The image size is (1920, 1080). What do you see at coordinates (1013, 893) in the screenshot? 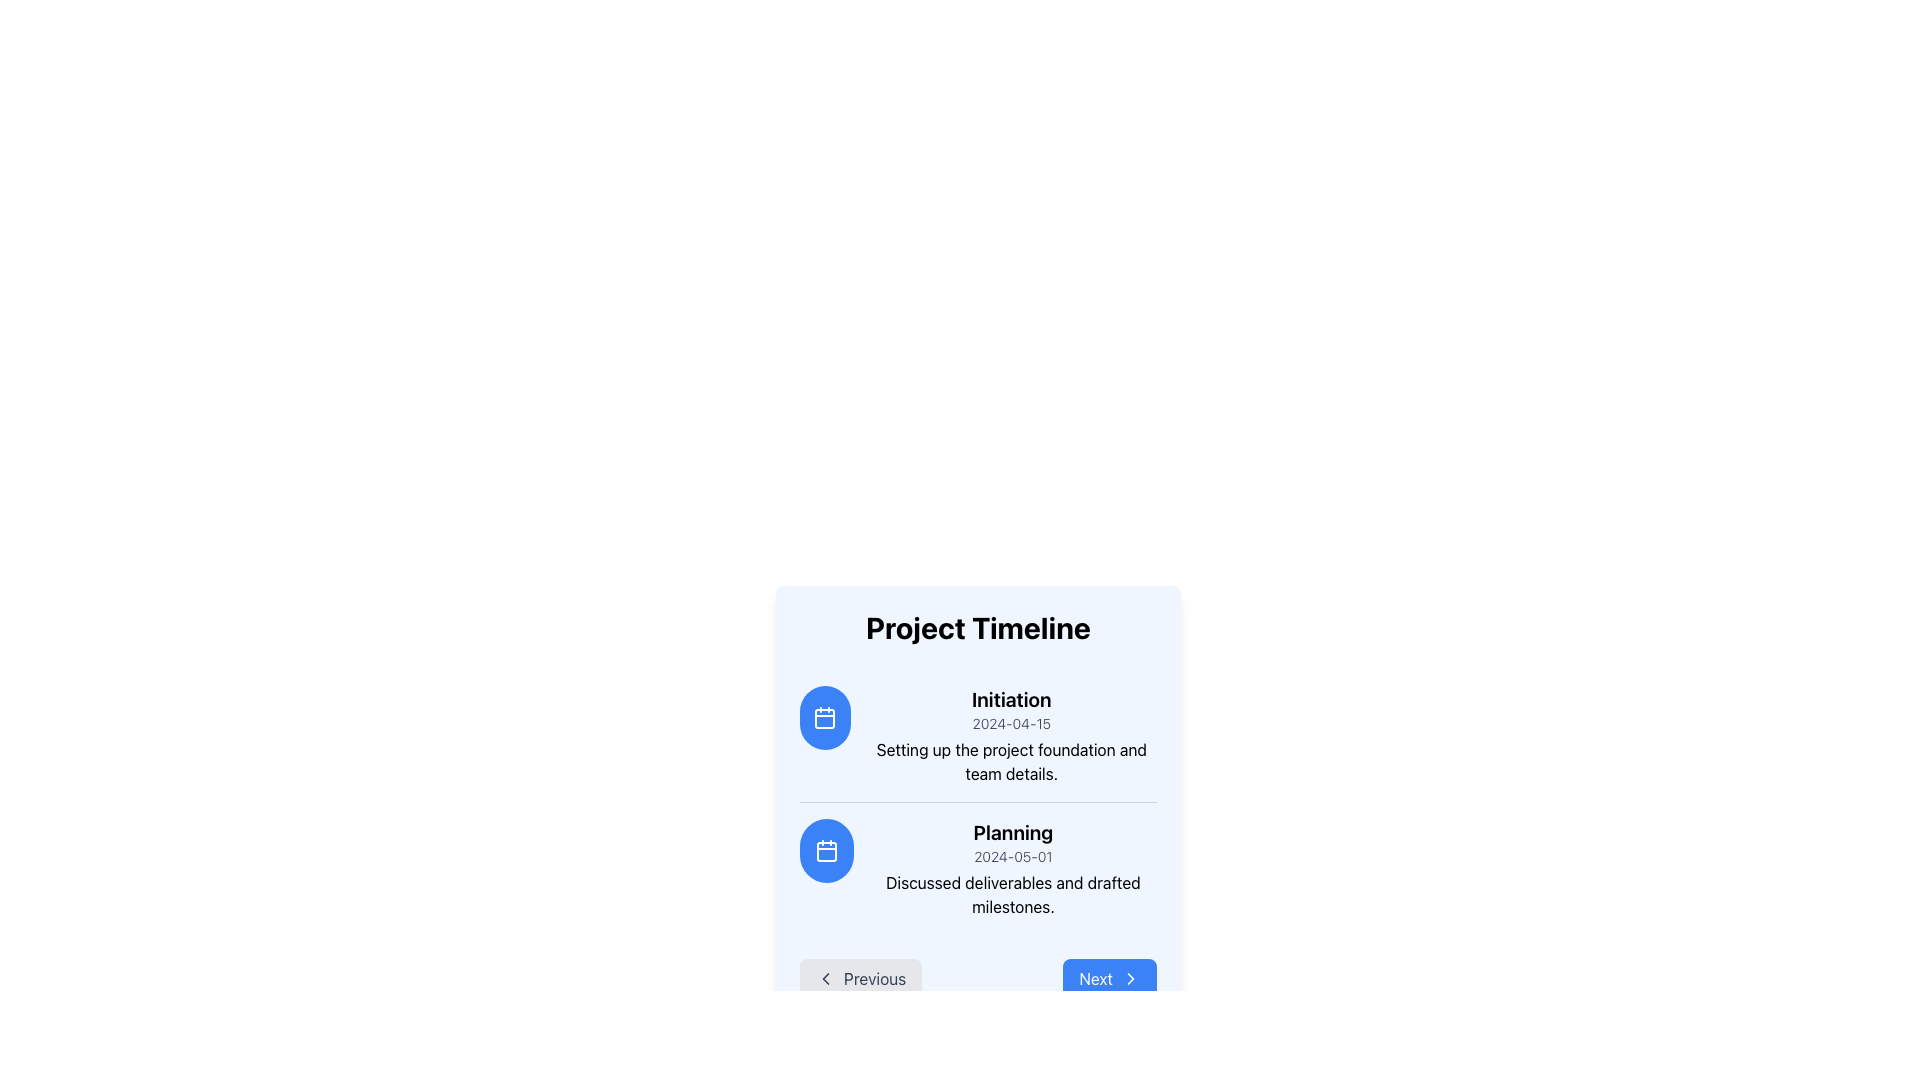
I see `the text display element that shows 'Discussed deliverables and drafted milestones.' located beneath the date 'Planning 2024-05-01'` at bounding box center [1013, 893].